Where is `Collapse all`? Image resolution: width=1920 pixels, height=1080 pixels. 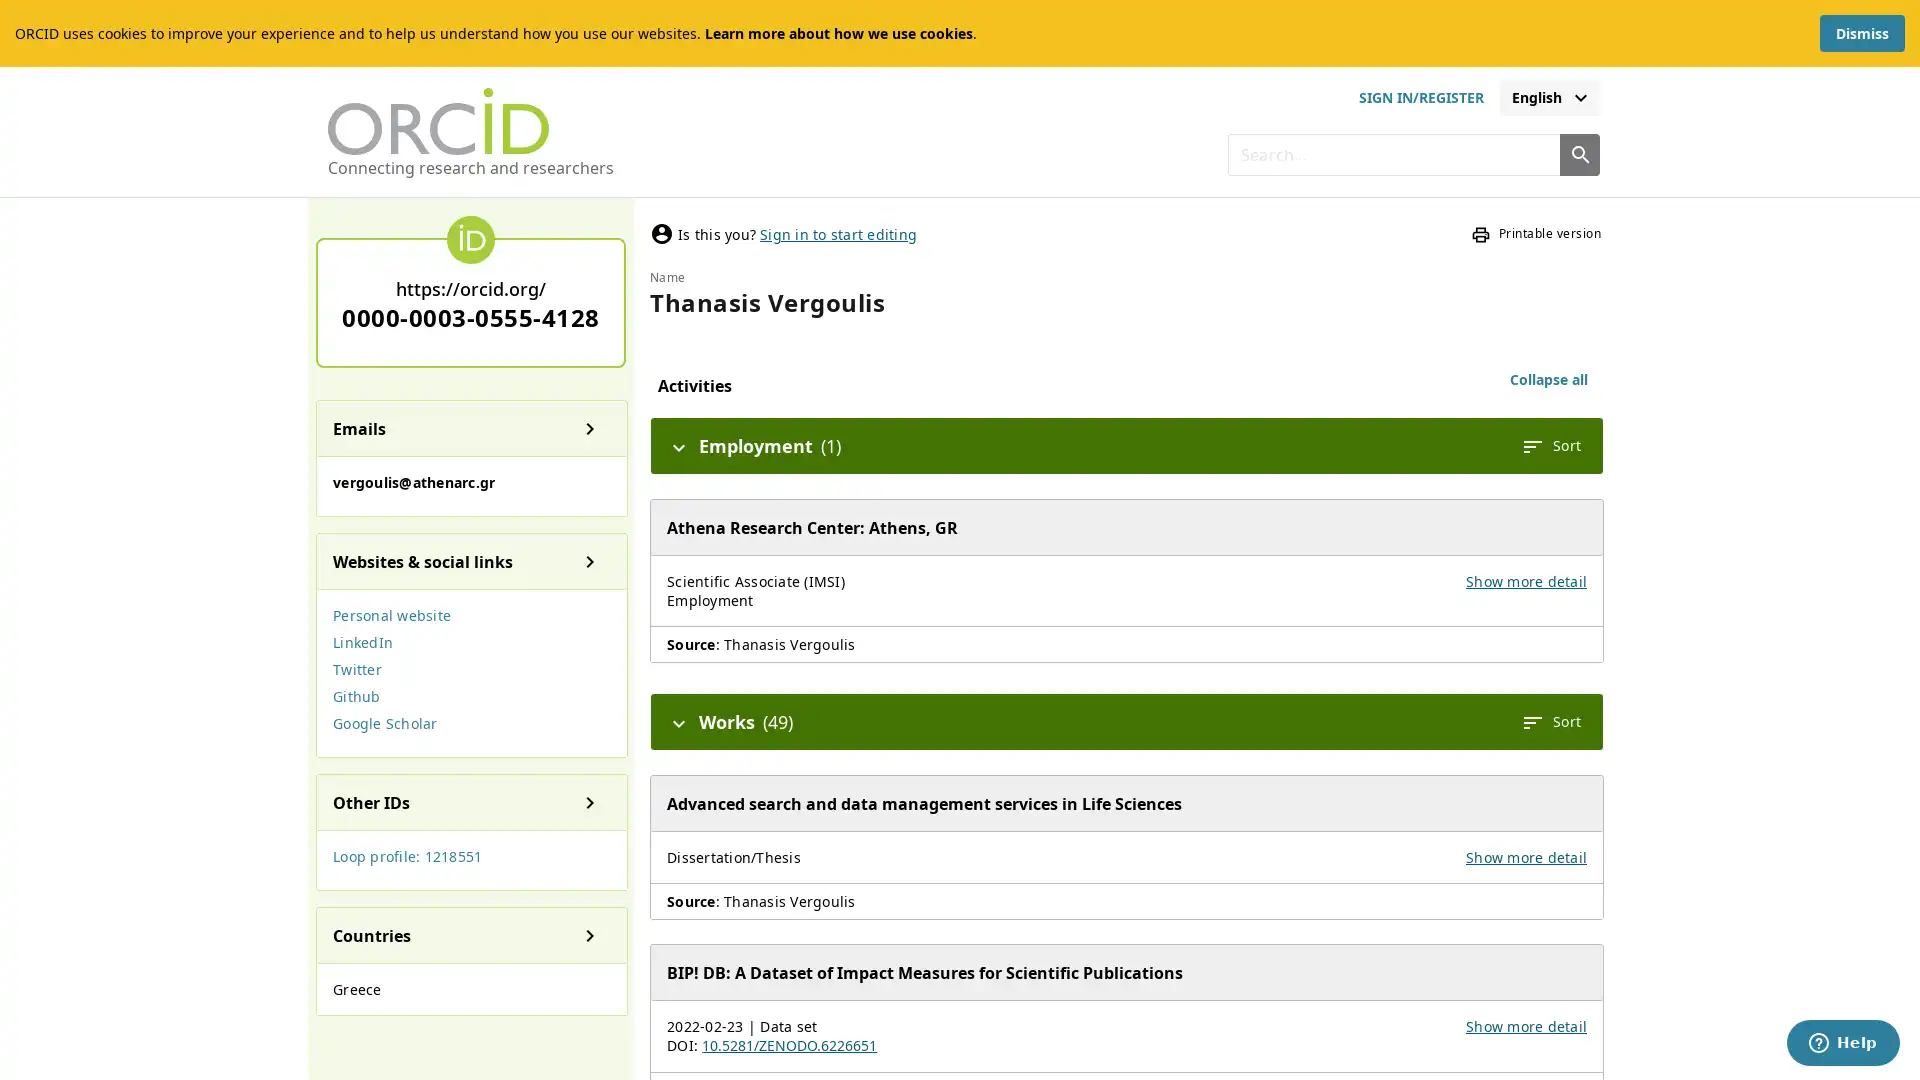 Collapse all is located at coordinates (1548, 380).